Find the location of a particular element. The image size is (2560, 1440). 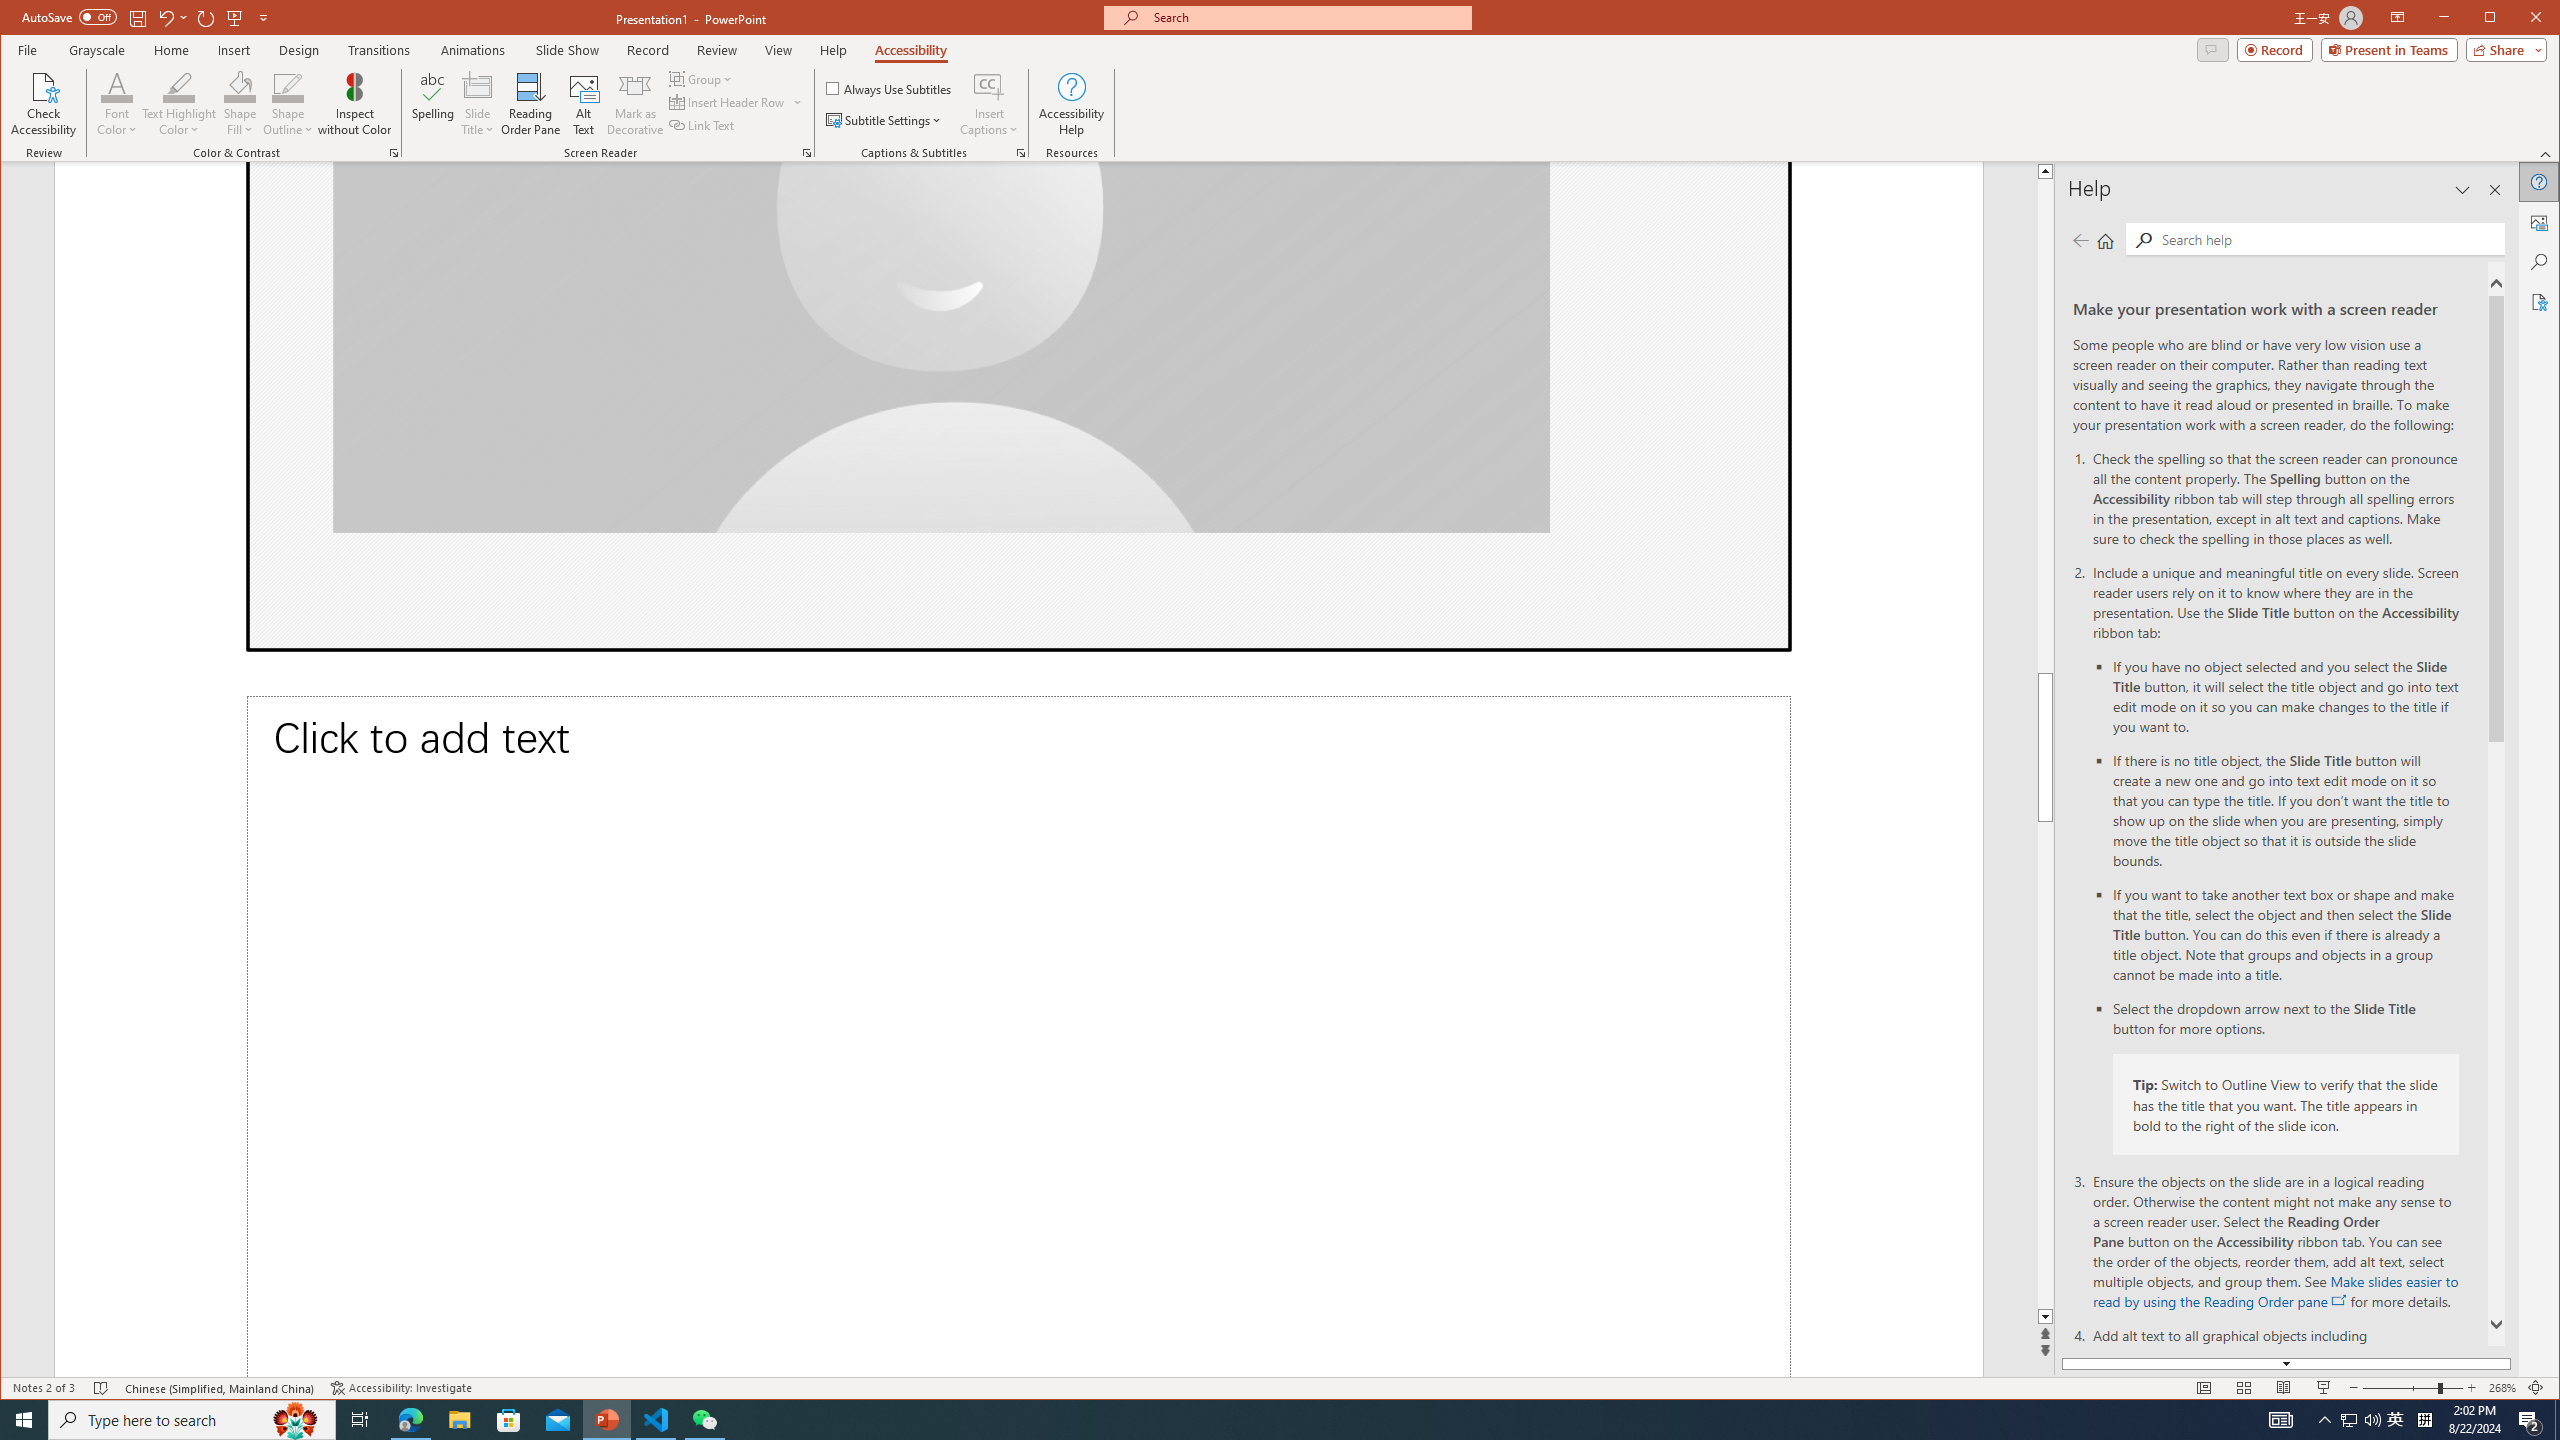

'Slide Notes' is located at coordinates (1018, 1035).